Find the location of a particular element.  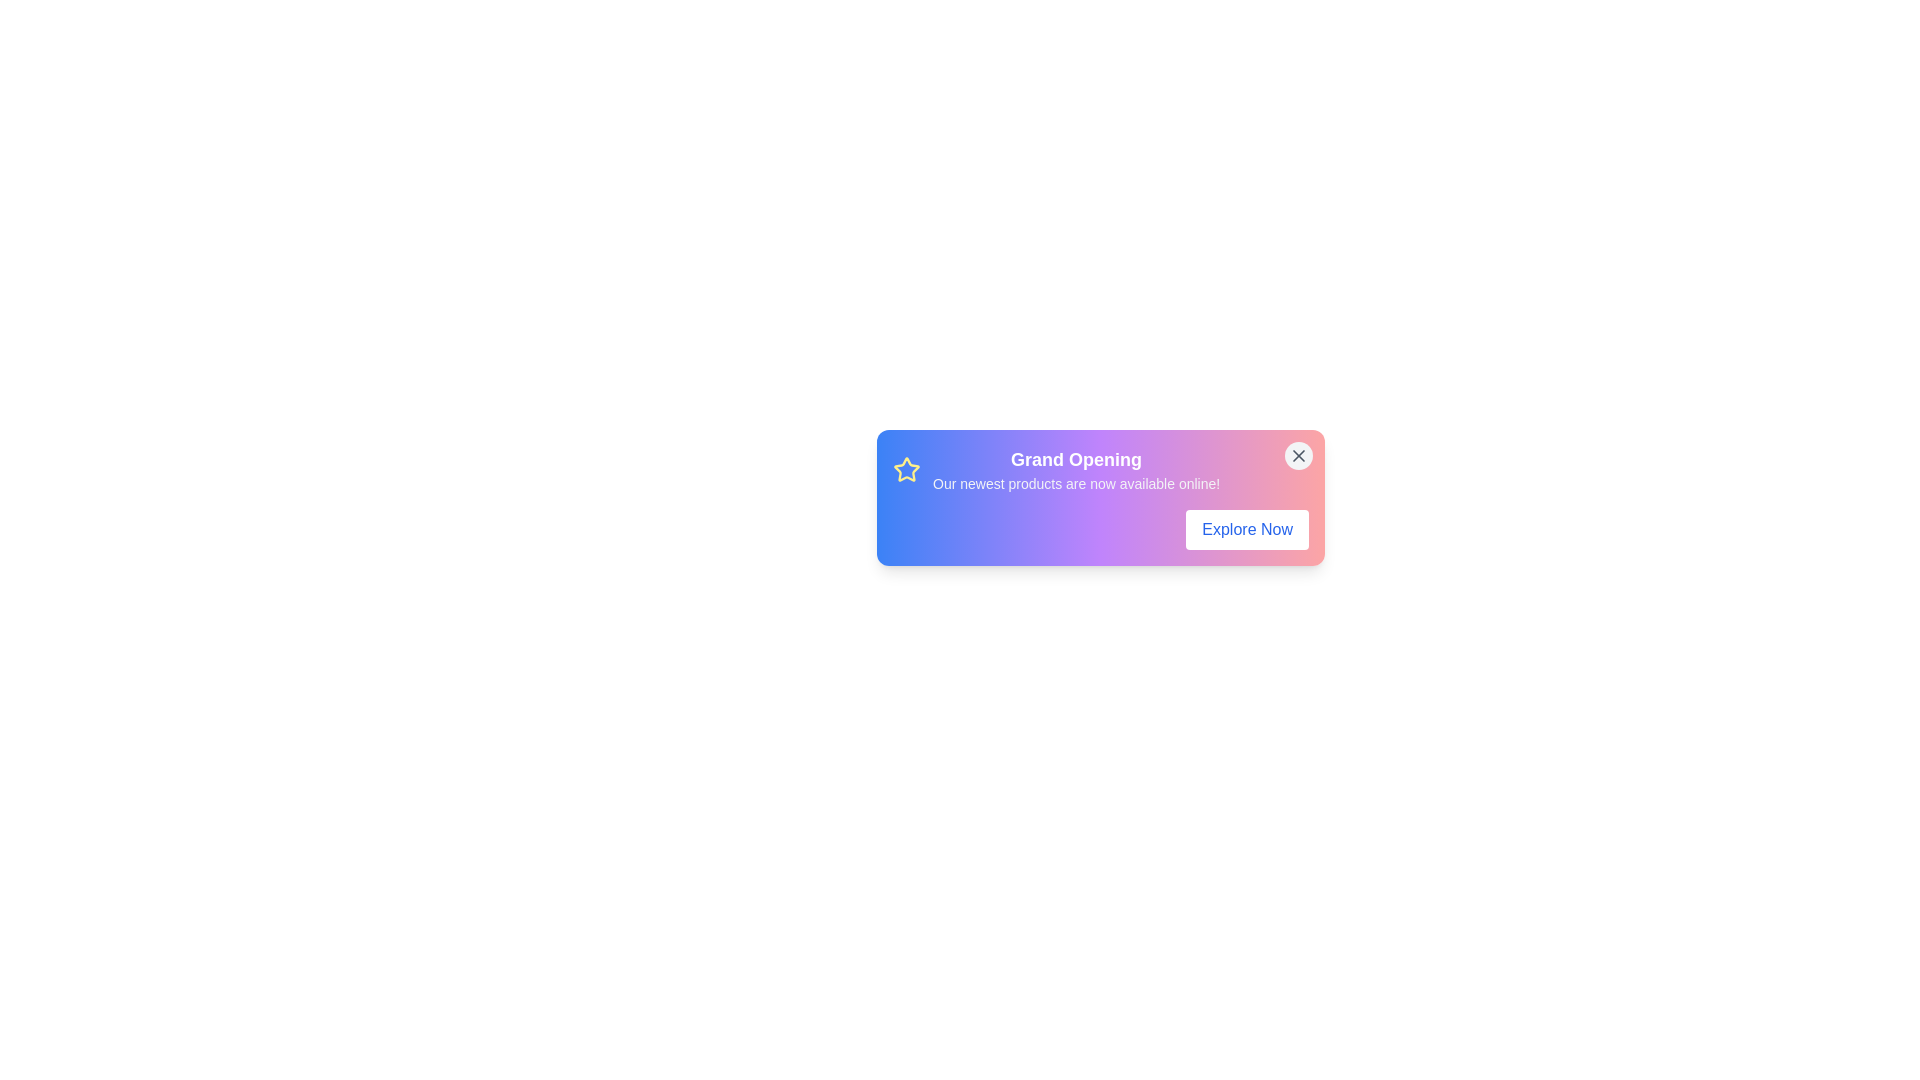

the close button located in the top-right corner of the gradient-colored rectangular box to observe the hover style change is located at coordinates (1299, 456).